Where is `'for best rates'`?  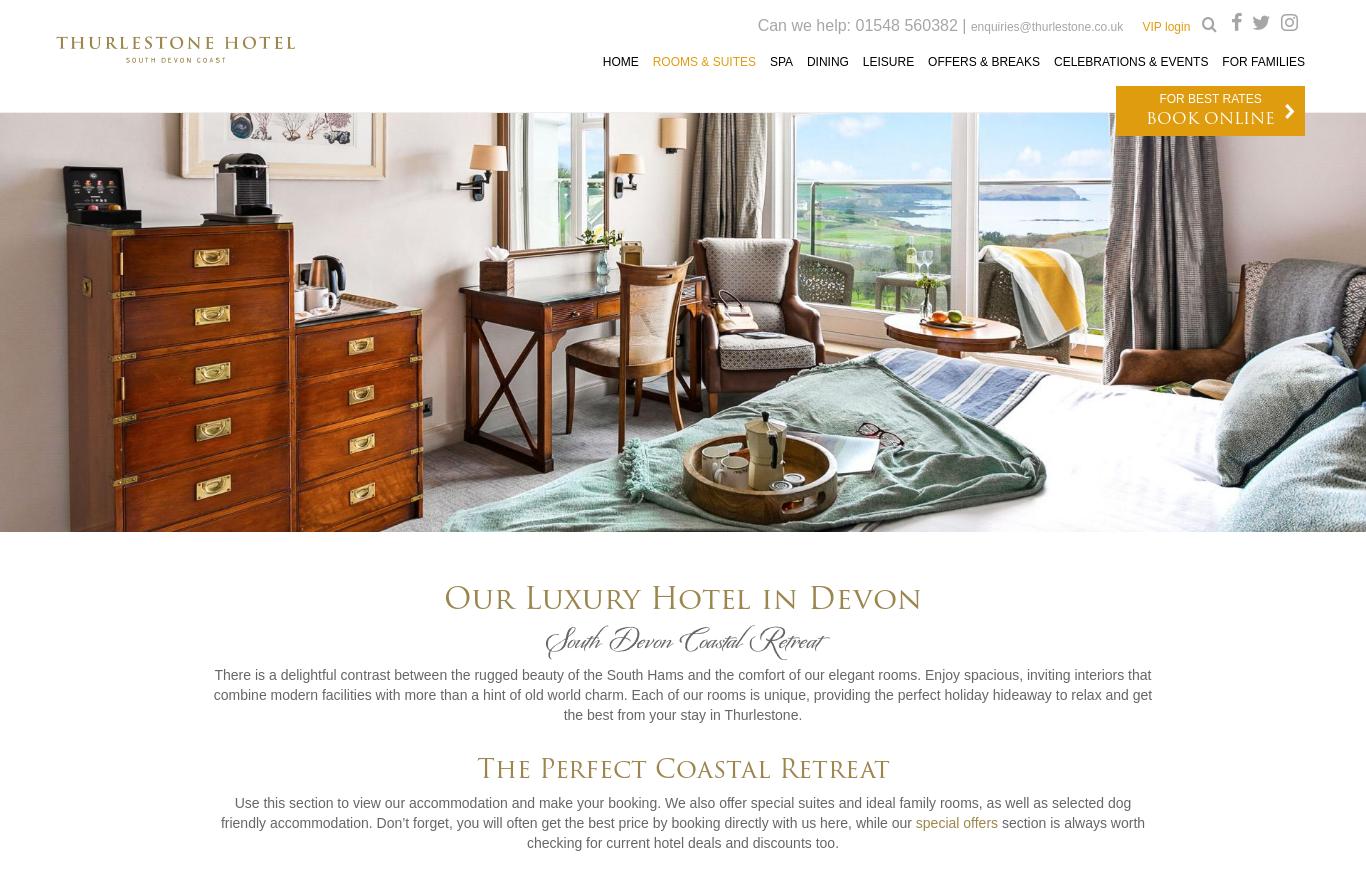 'for best rates' is located at coordinates (1210, 98).